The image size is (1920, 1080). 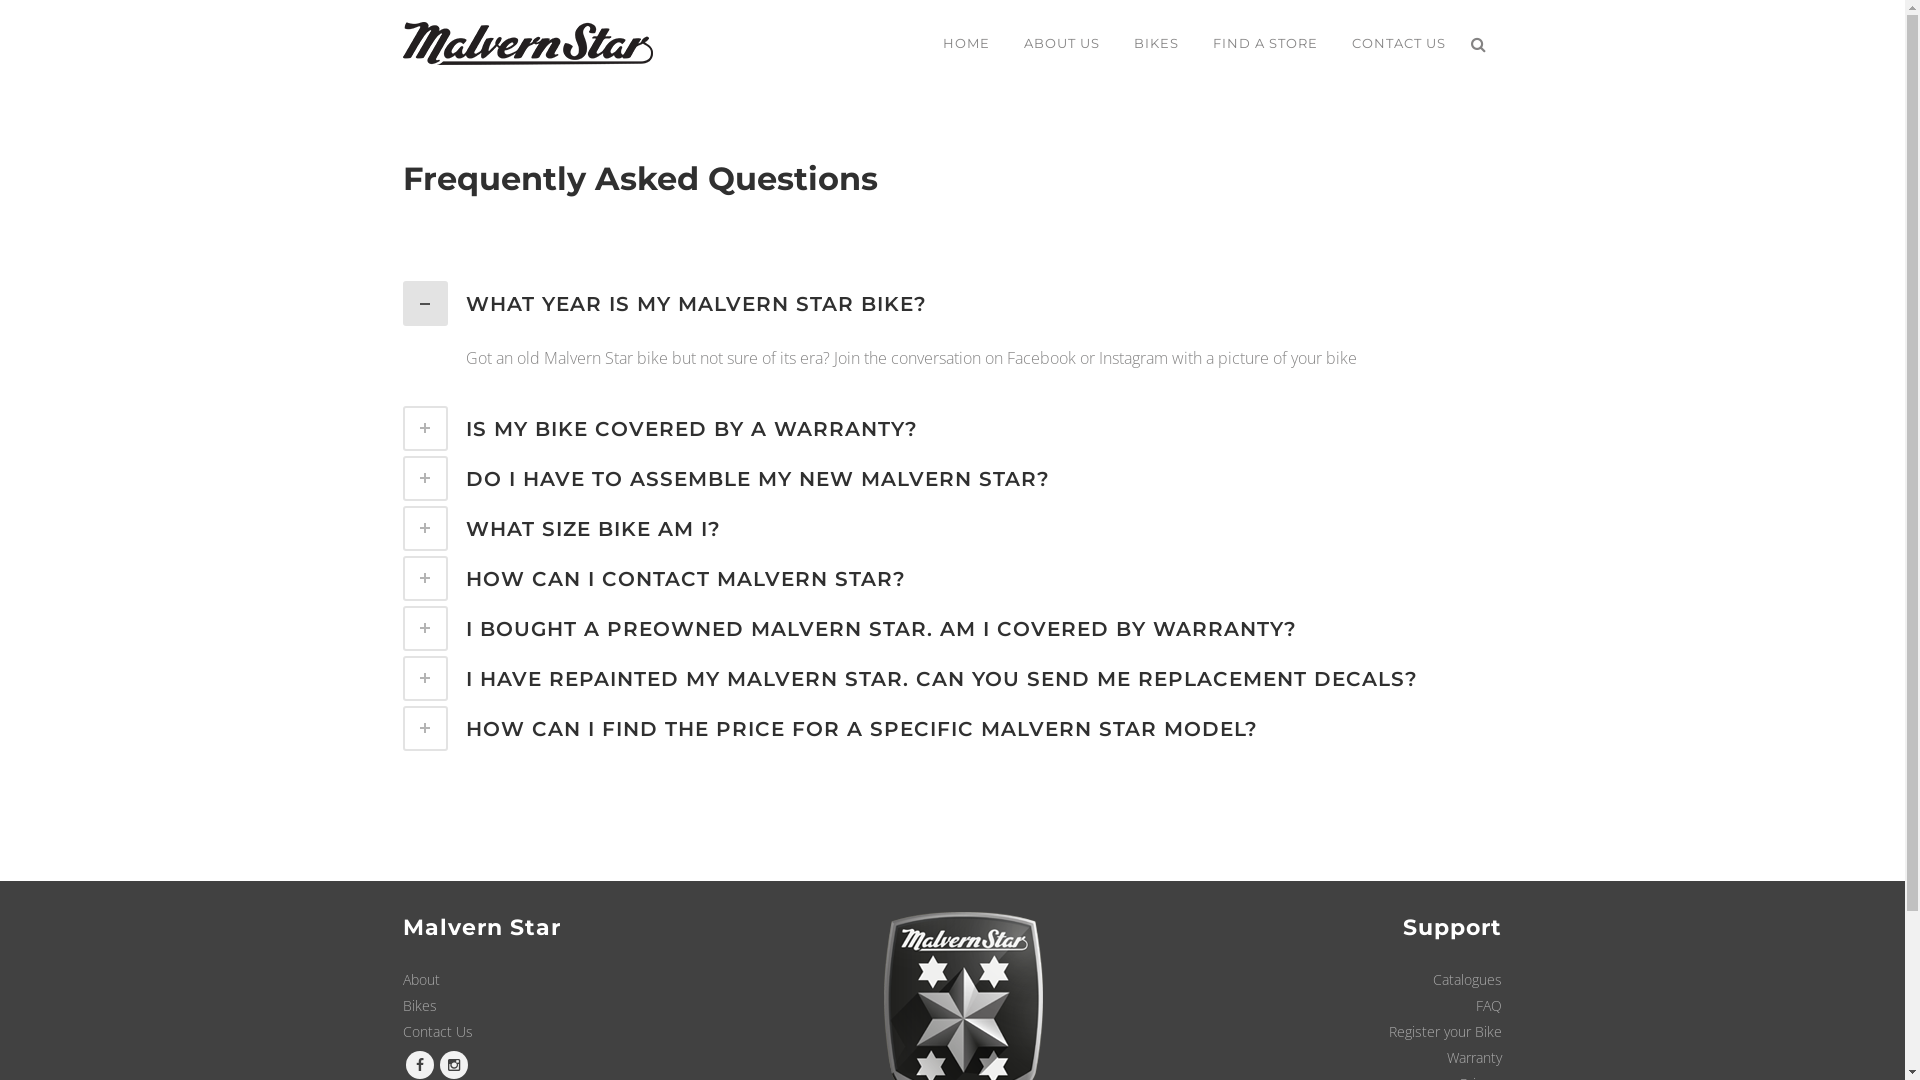 I want to click on 'FIND A STORE', so click(x=1264, y=42).